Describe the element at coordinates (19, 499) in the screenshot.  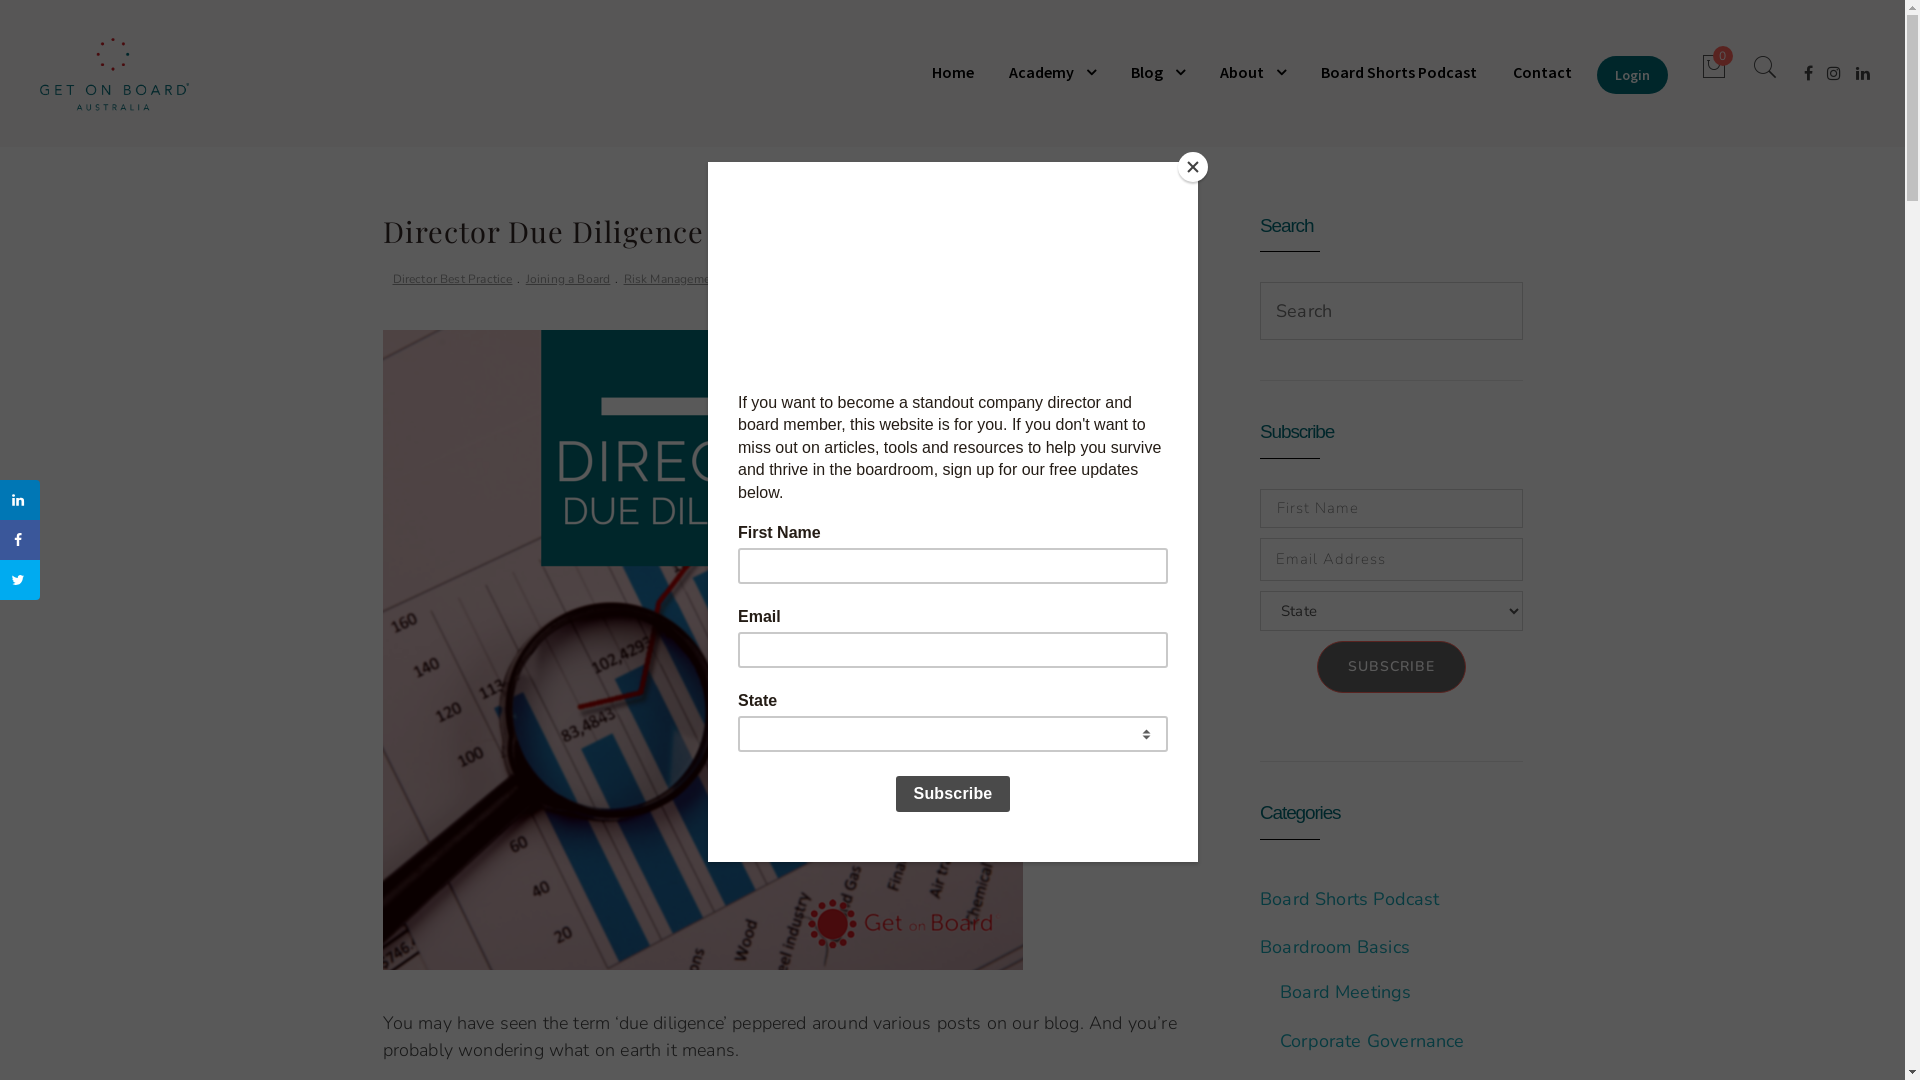
I see `'Share on LinkedIn'` at that location.